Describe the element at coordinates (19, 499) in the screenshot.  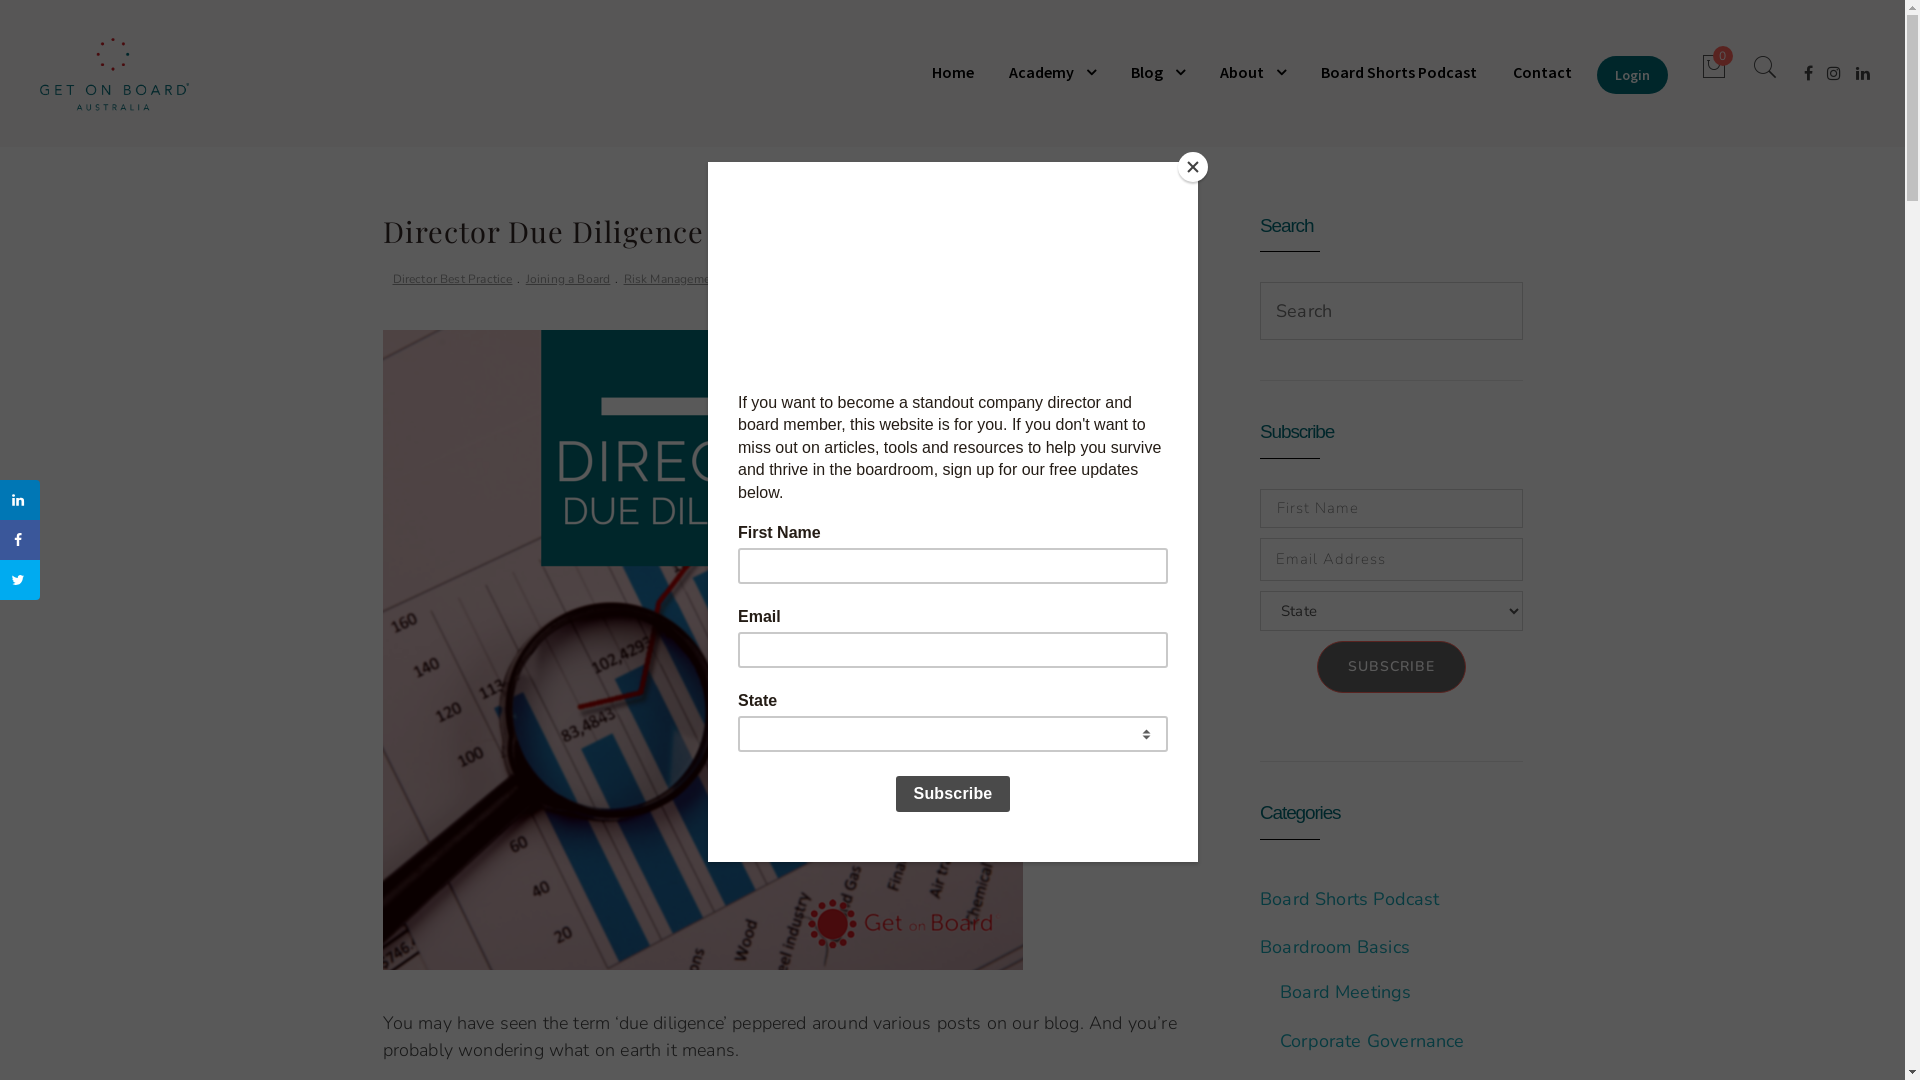
I see `'Share on LinkedIn'` at that location.